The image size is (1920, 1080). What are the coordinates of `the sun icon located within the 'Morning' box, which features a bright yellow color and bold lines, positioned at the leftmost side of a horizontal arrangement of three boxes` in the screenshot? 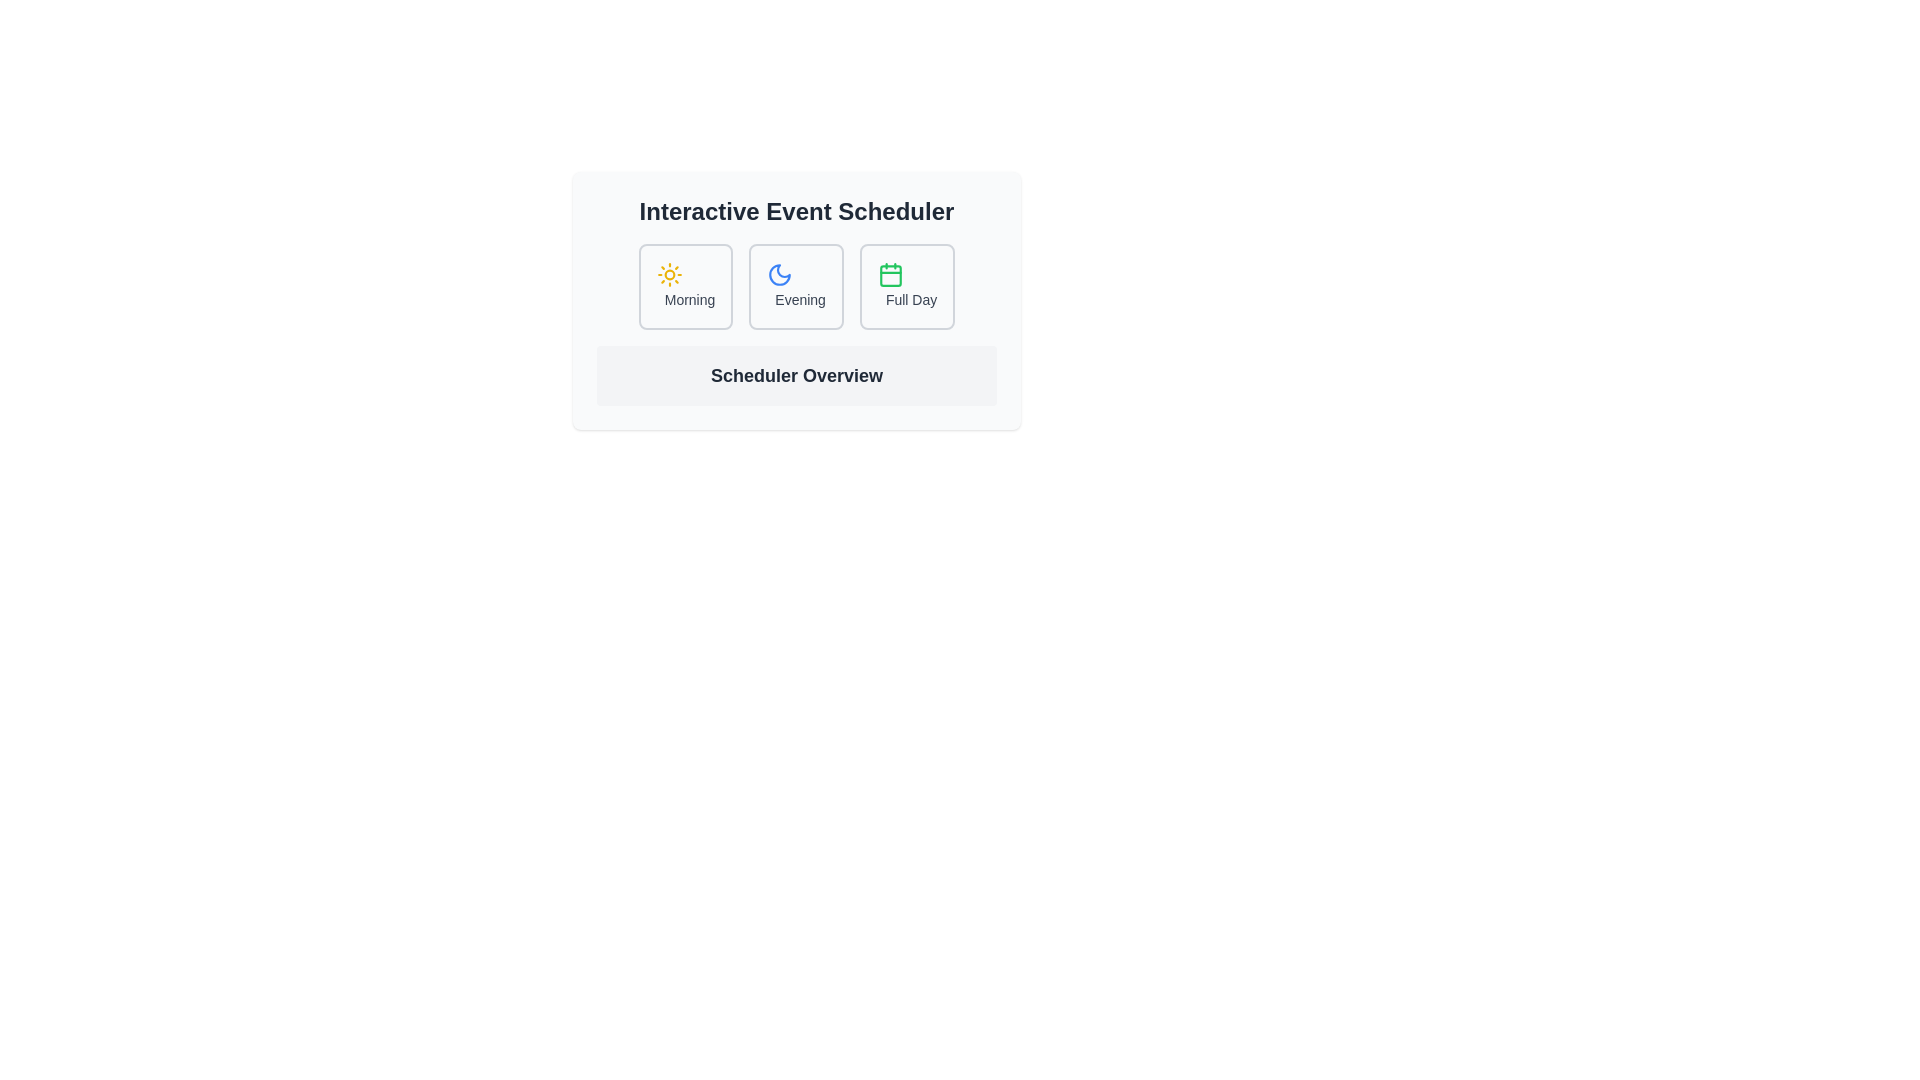 It's located at (669, 274).